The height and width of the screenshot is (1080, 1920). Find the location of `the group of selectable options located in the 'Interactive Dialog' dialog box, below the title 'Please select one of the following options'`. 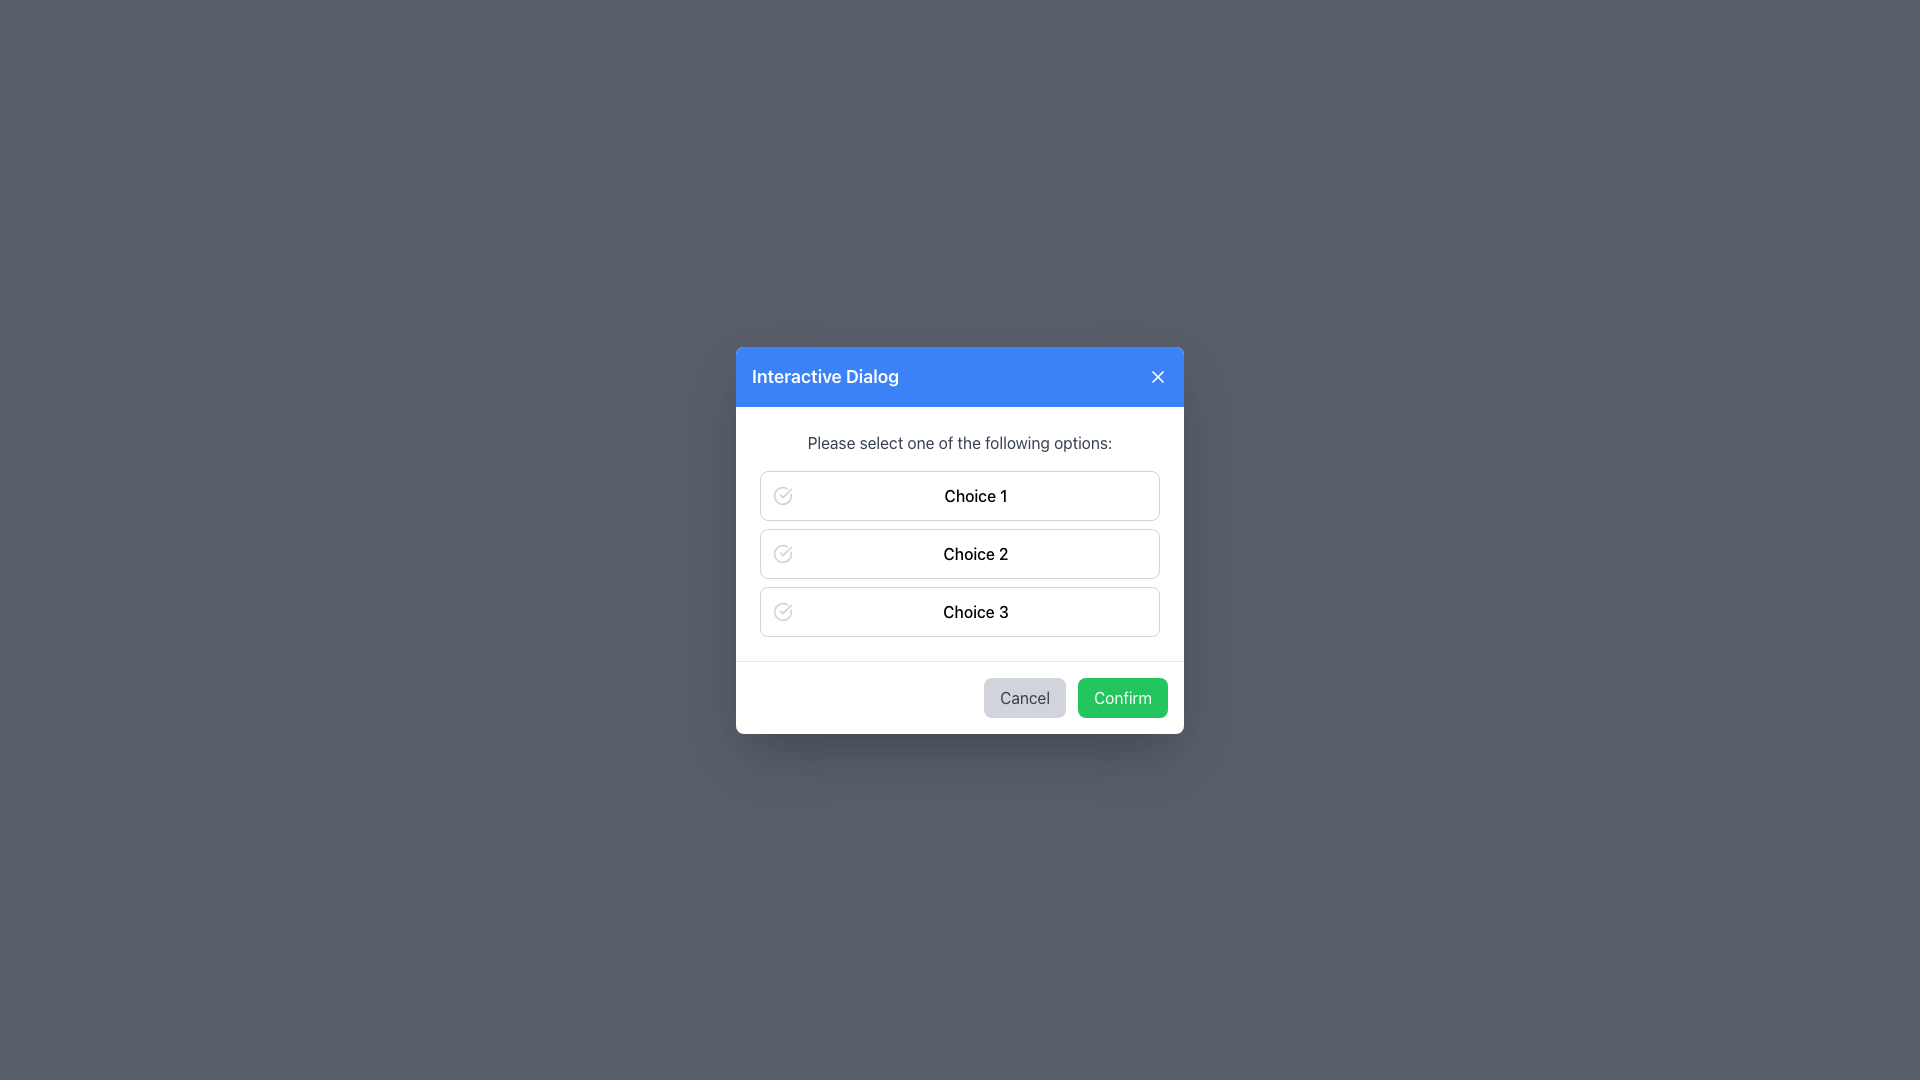

the group of selectable options located in the 'Interactive Dialog' dialog box, below the title 'Please select one of the following options' is located at coordinates (960, 552).